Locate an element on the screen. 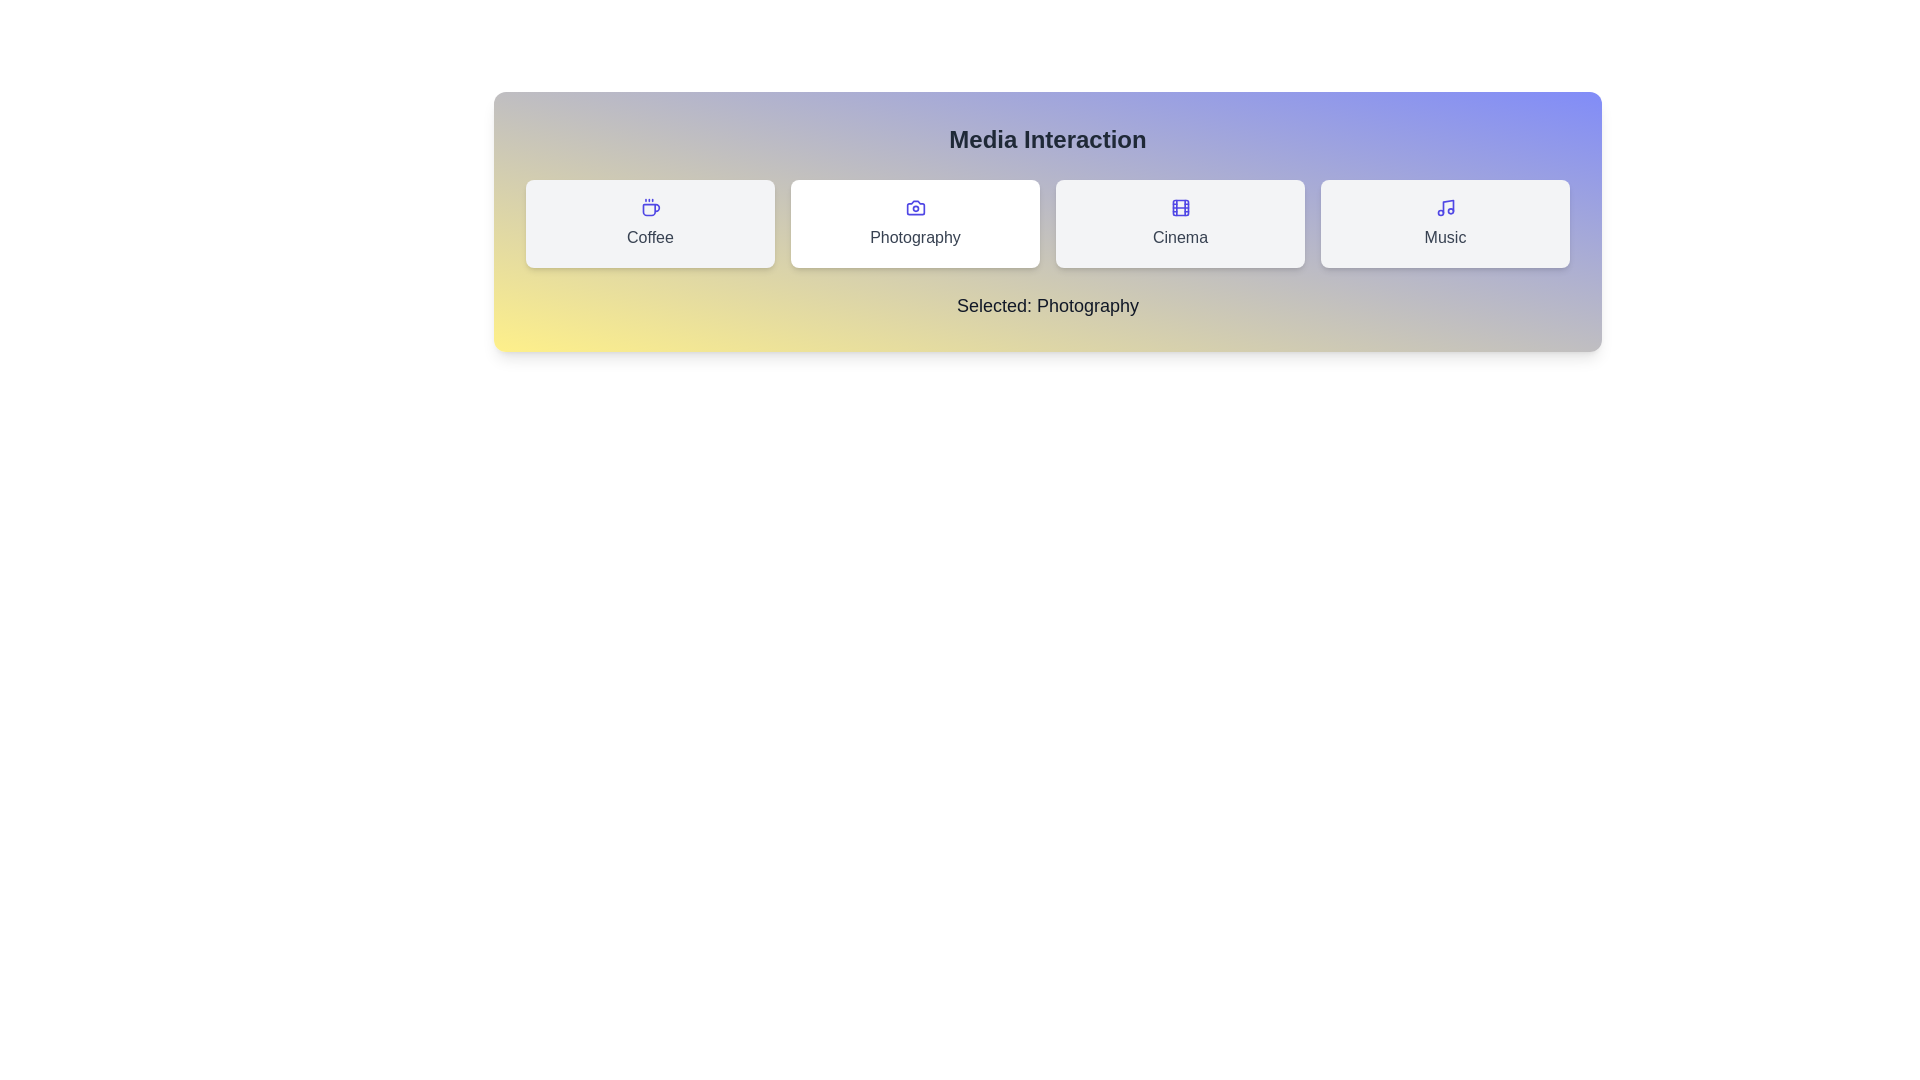  text label indicating the topic of the second card in the horizontal list, which is 'Photography' is located at coordinates (914, 237).